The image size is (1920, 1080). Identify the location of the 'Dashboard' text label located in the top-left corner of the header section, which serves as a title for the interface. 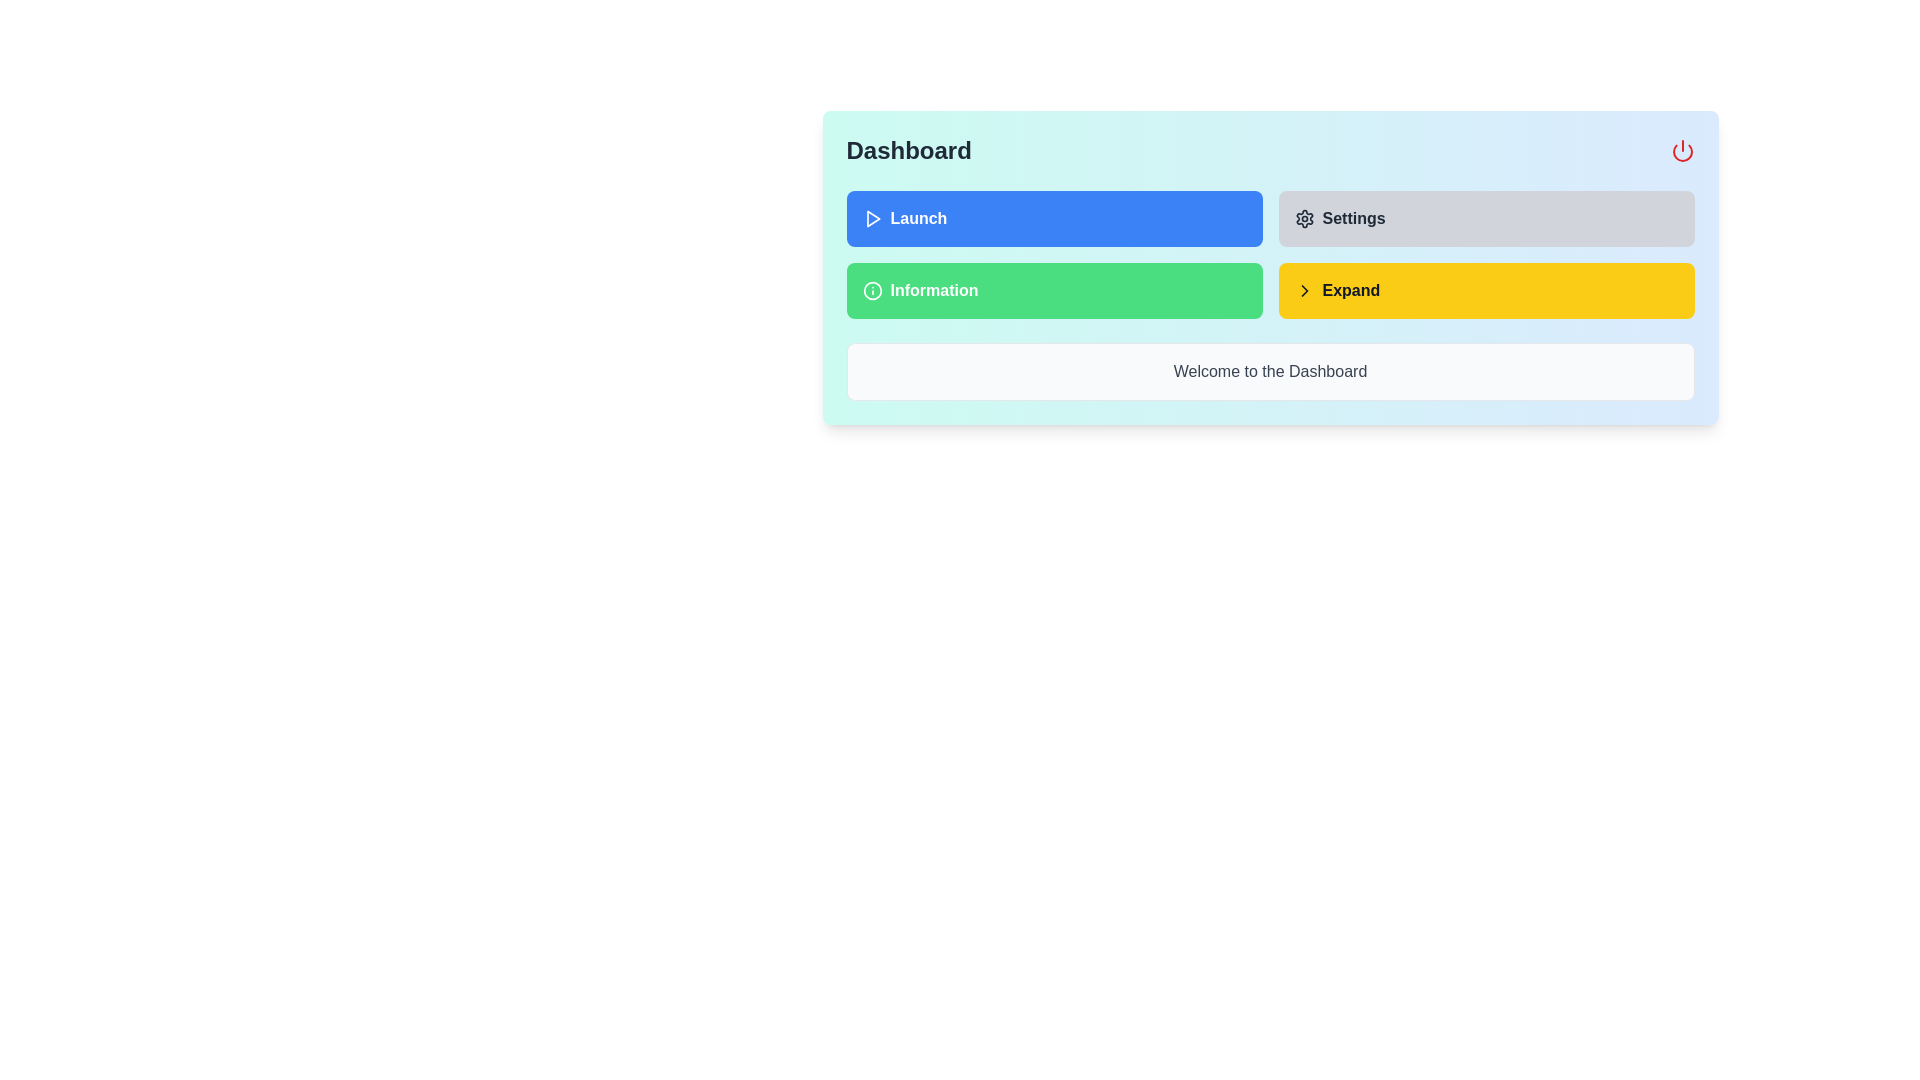
(908, 149).